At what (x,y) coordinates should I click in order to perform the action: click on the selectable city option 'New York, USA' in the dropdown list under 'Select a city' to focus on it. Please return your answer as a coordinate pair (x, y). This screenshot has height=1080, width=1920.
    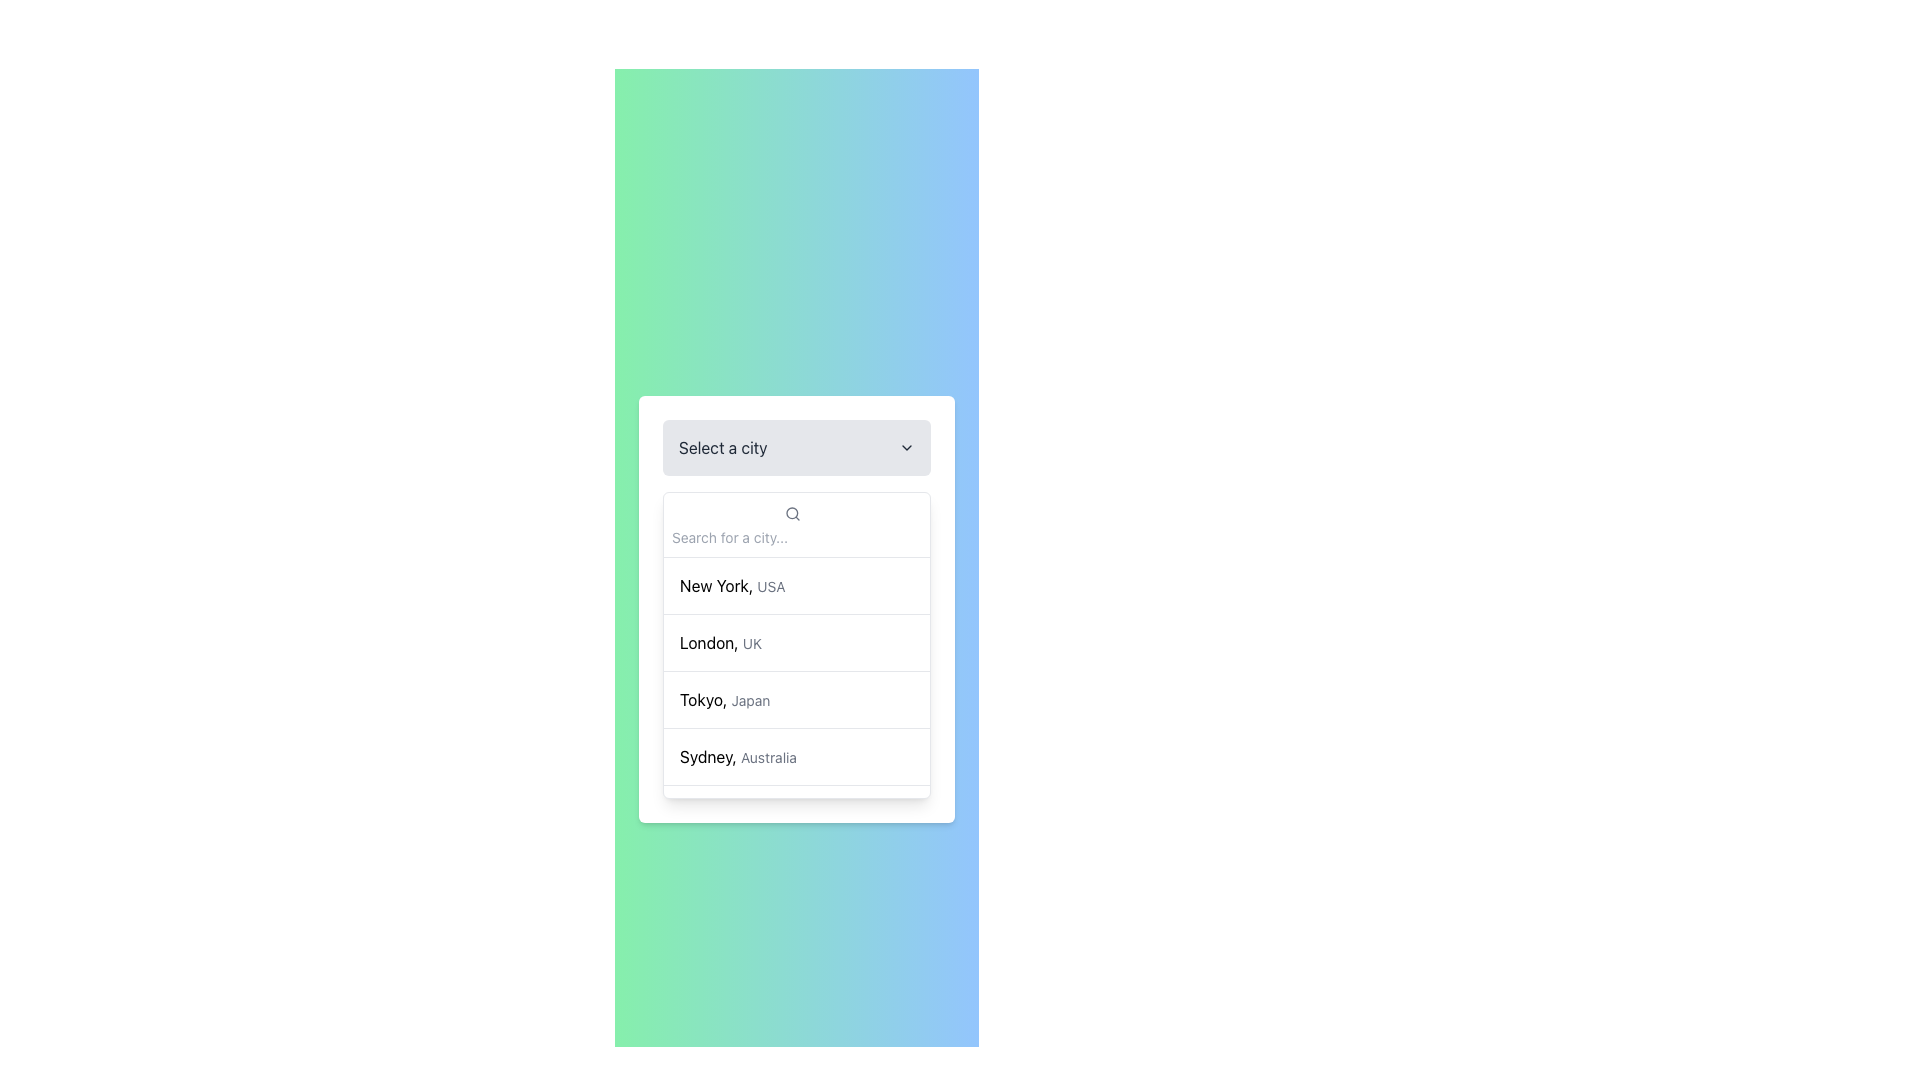
    Looking at the image, I should click on (731, 585).